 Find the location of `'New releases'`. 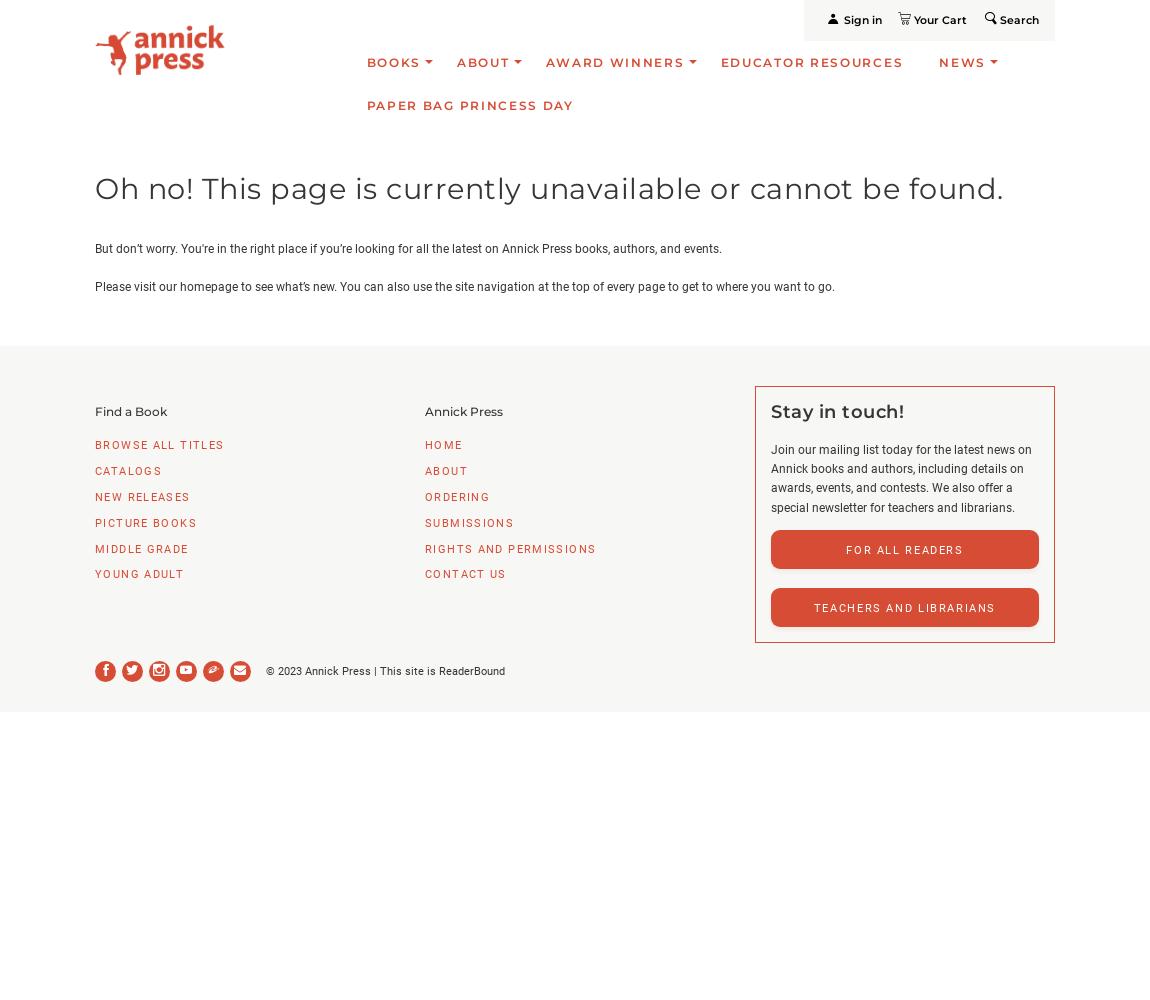

'New releases' is located at coordinates (141, 495).